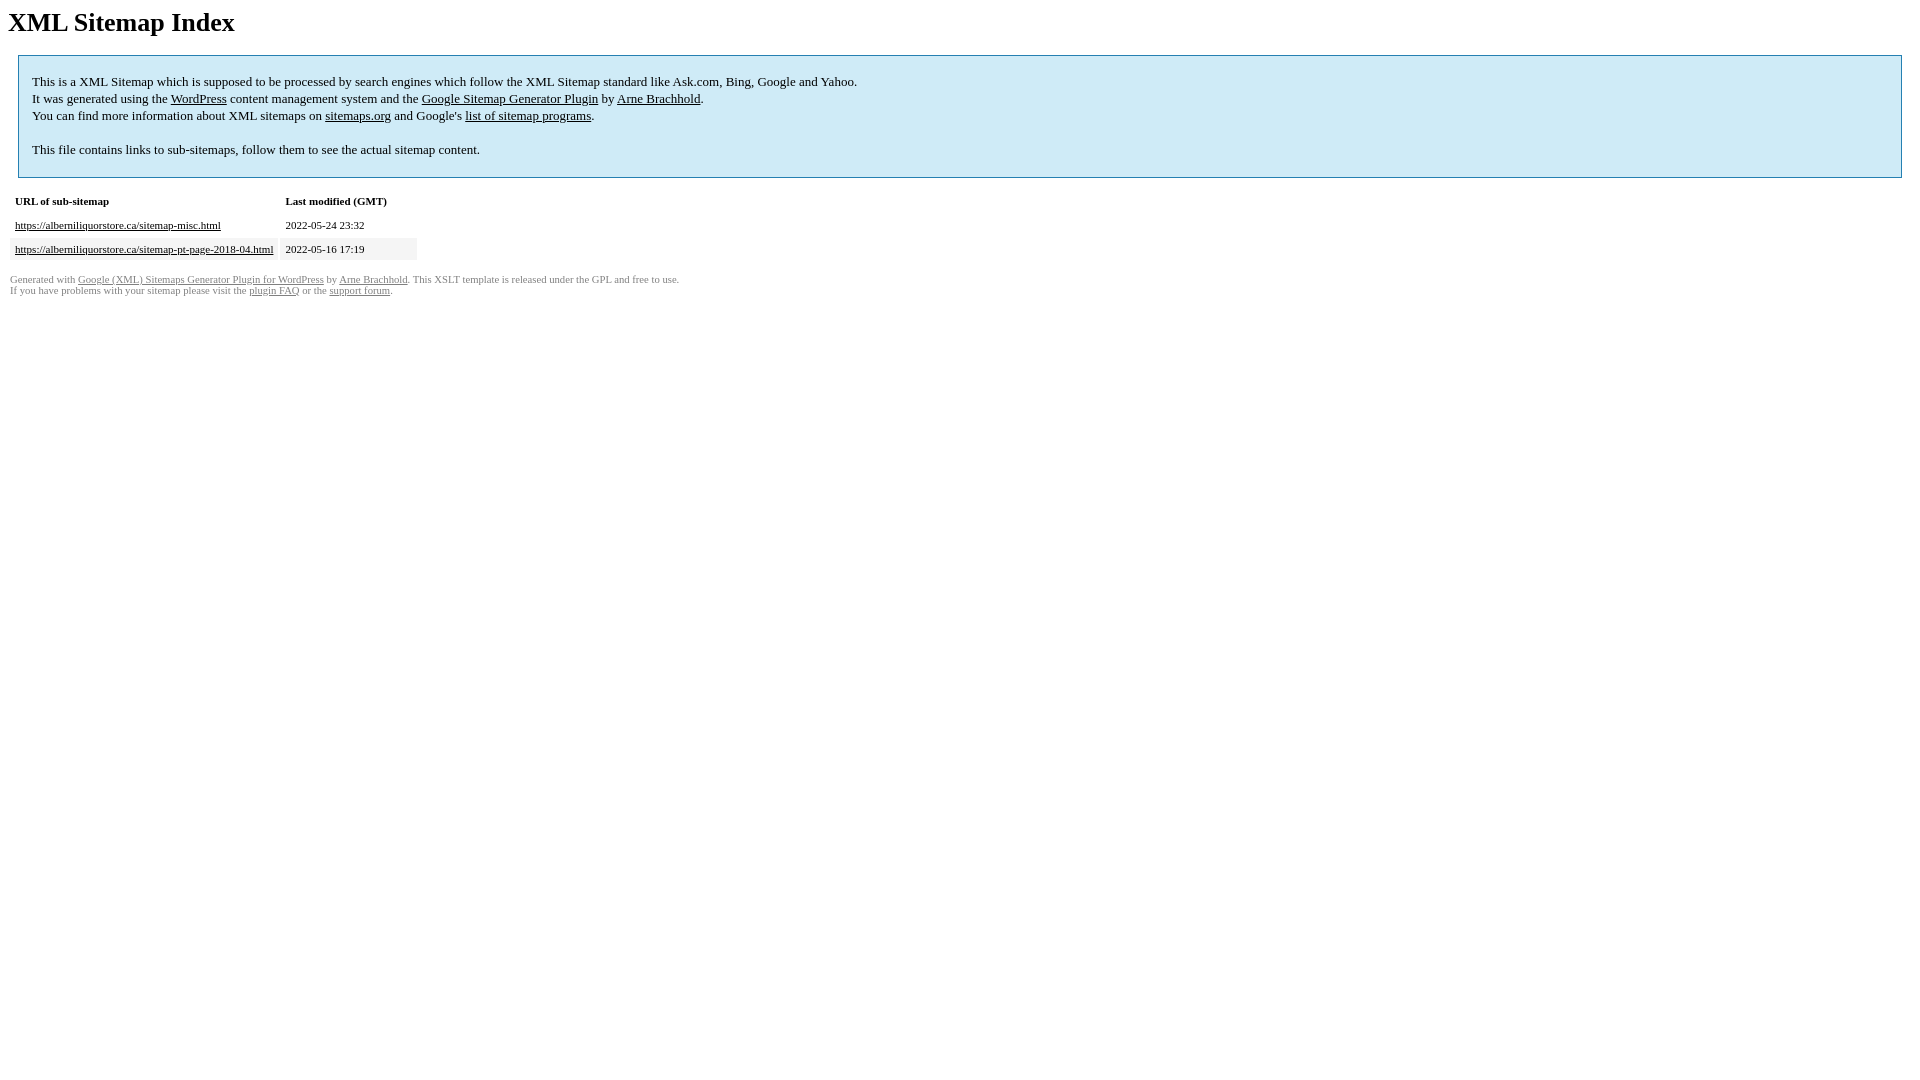 This screenshot has width=1920, height=1080. I want to click on 'WordPress', so click(198, 98).